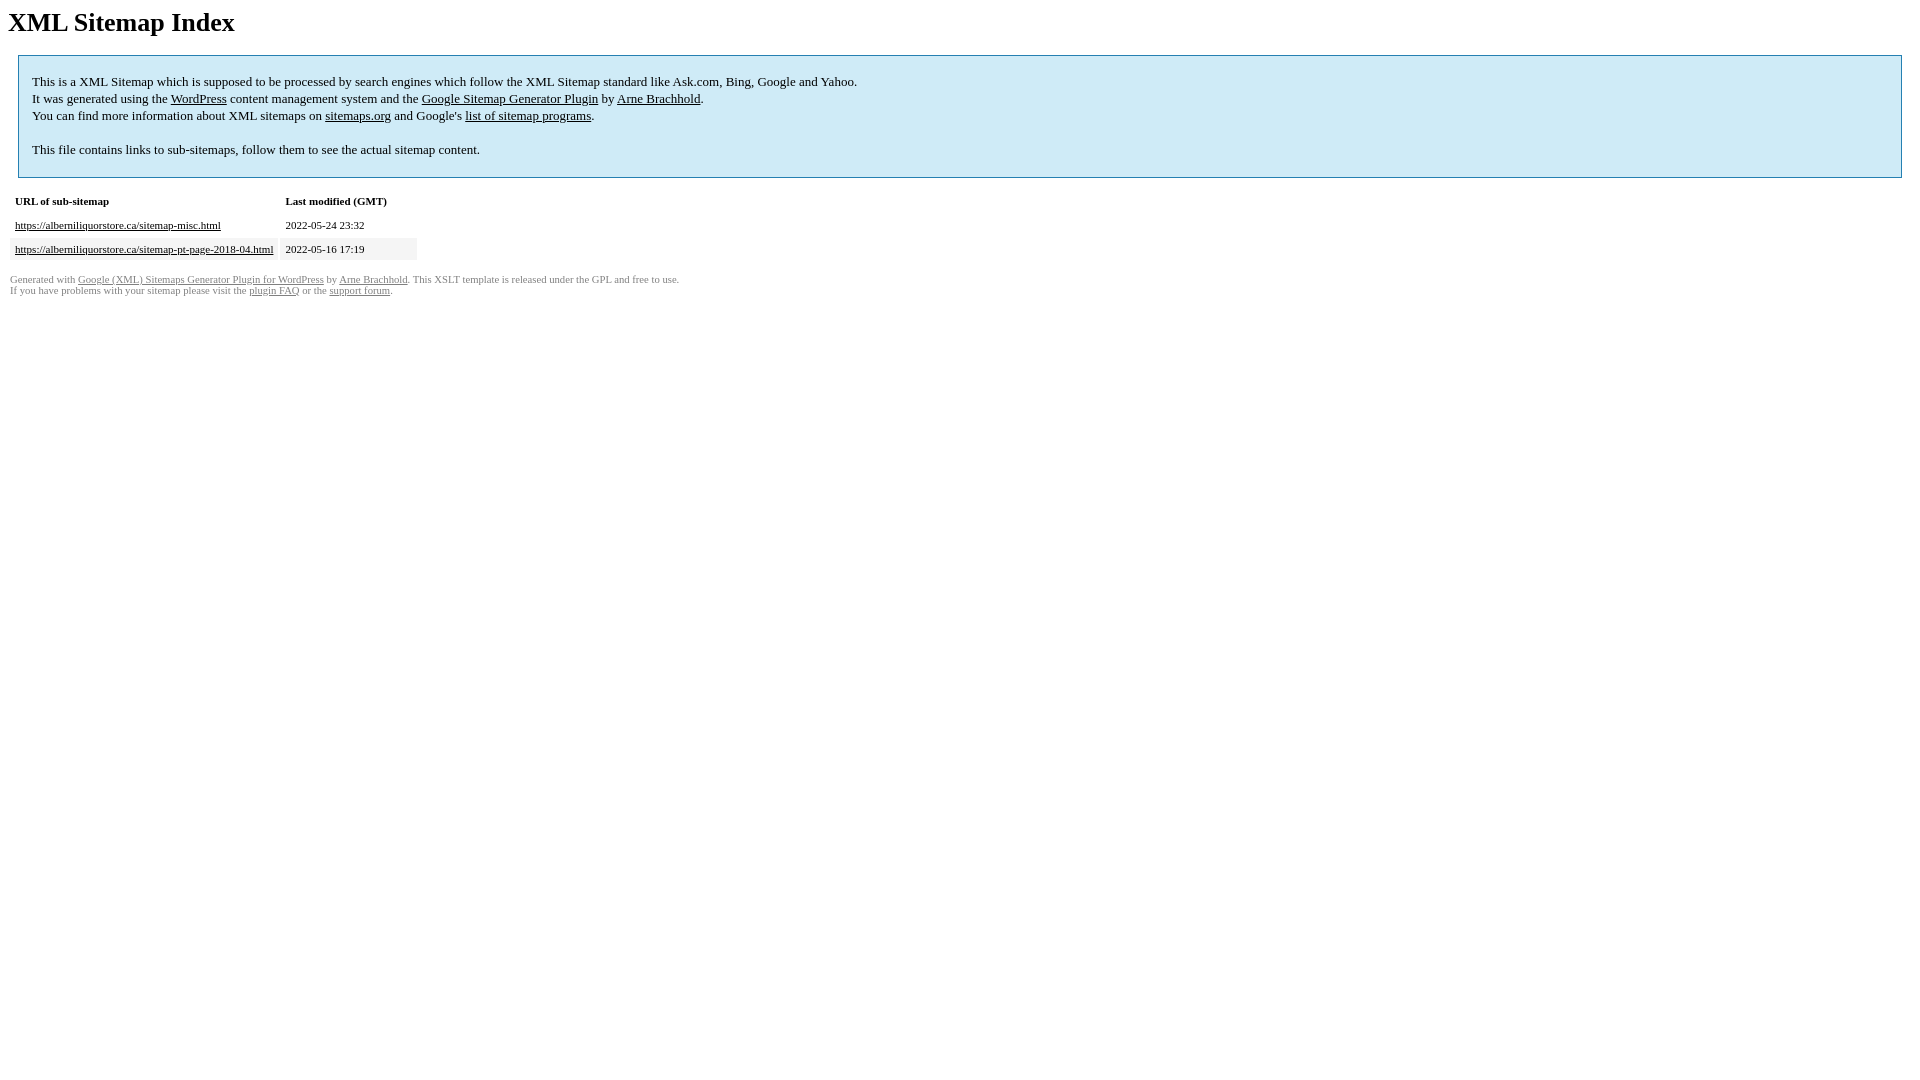 This screenshot has width=1920, height=1080. I want to click on 'WordPress', so click(198, 98).